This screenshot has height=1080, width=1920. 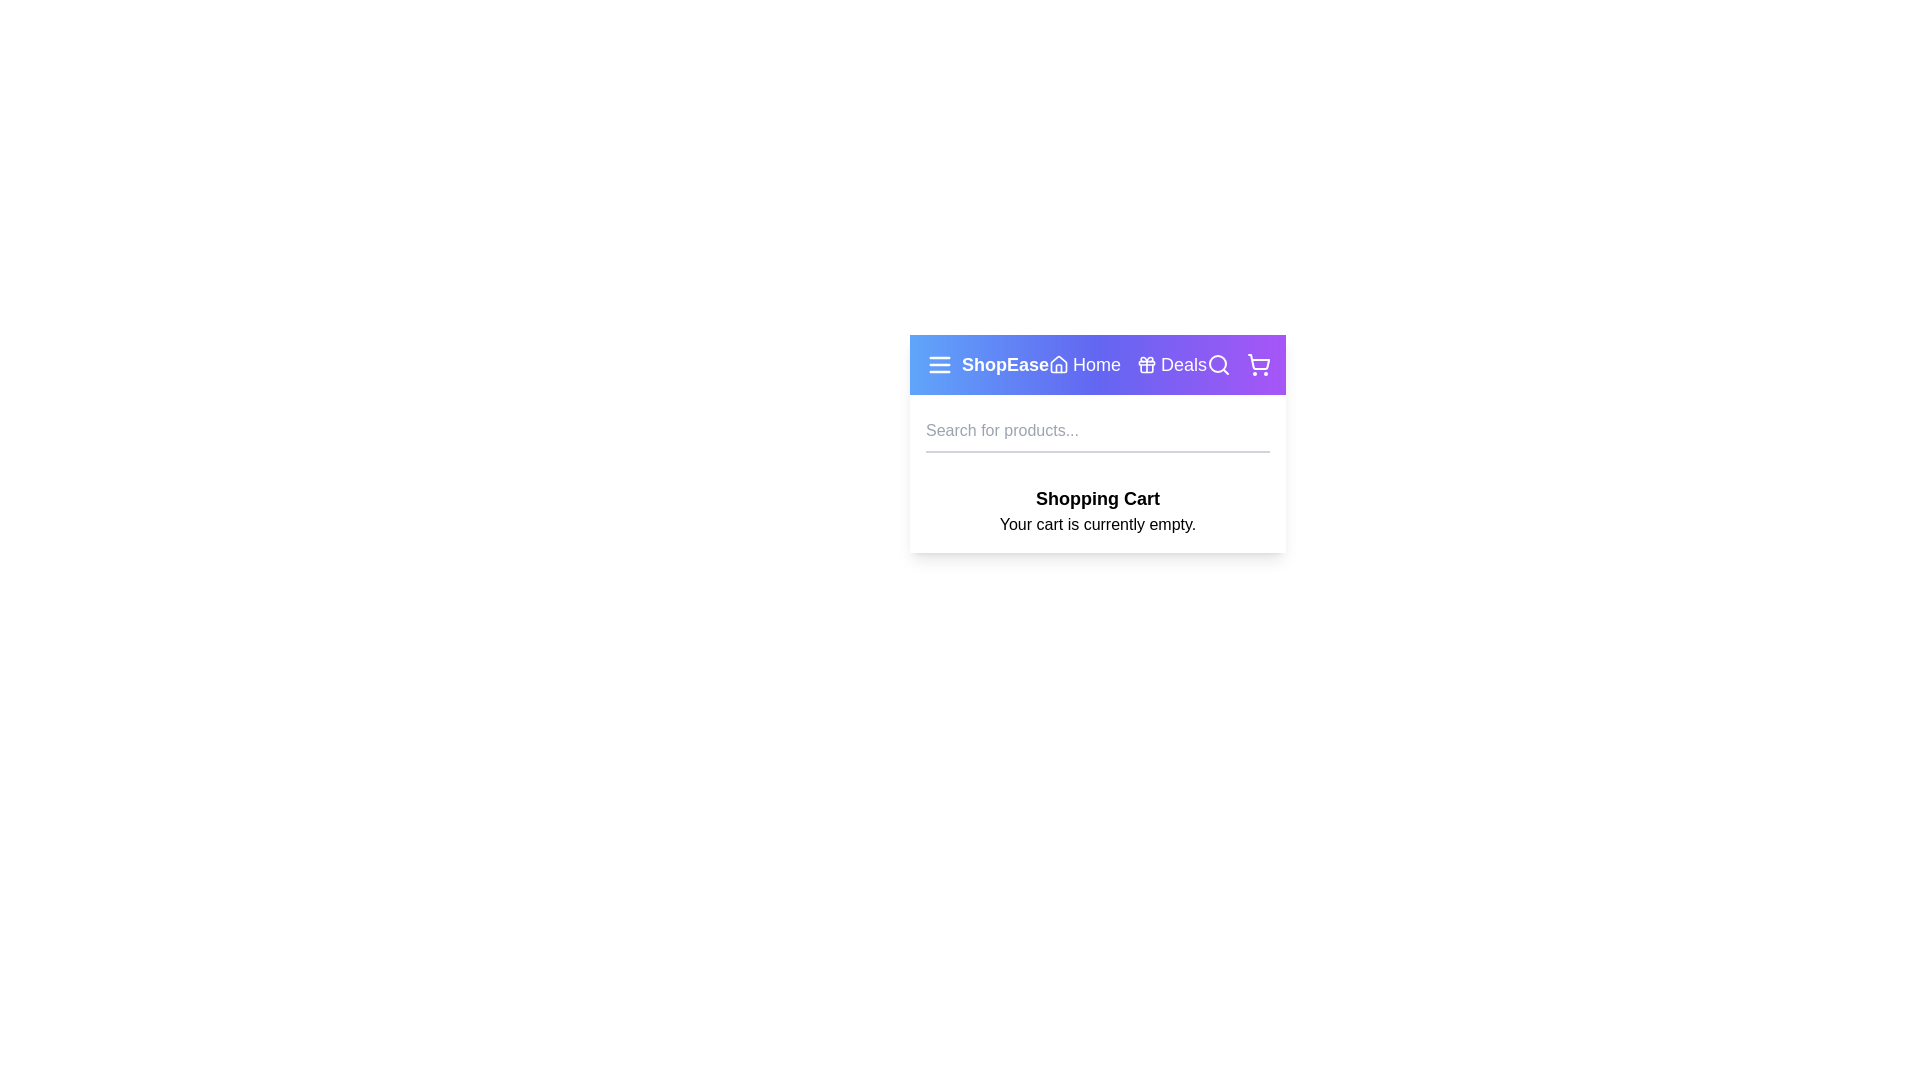 What do you see at coordinates (1171, 365) in the screenshot?
I see `the 'Deals' button to navigate to the deals section` at bounding box center [1171, 365].